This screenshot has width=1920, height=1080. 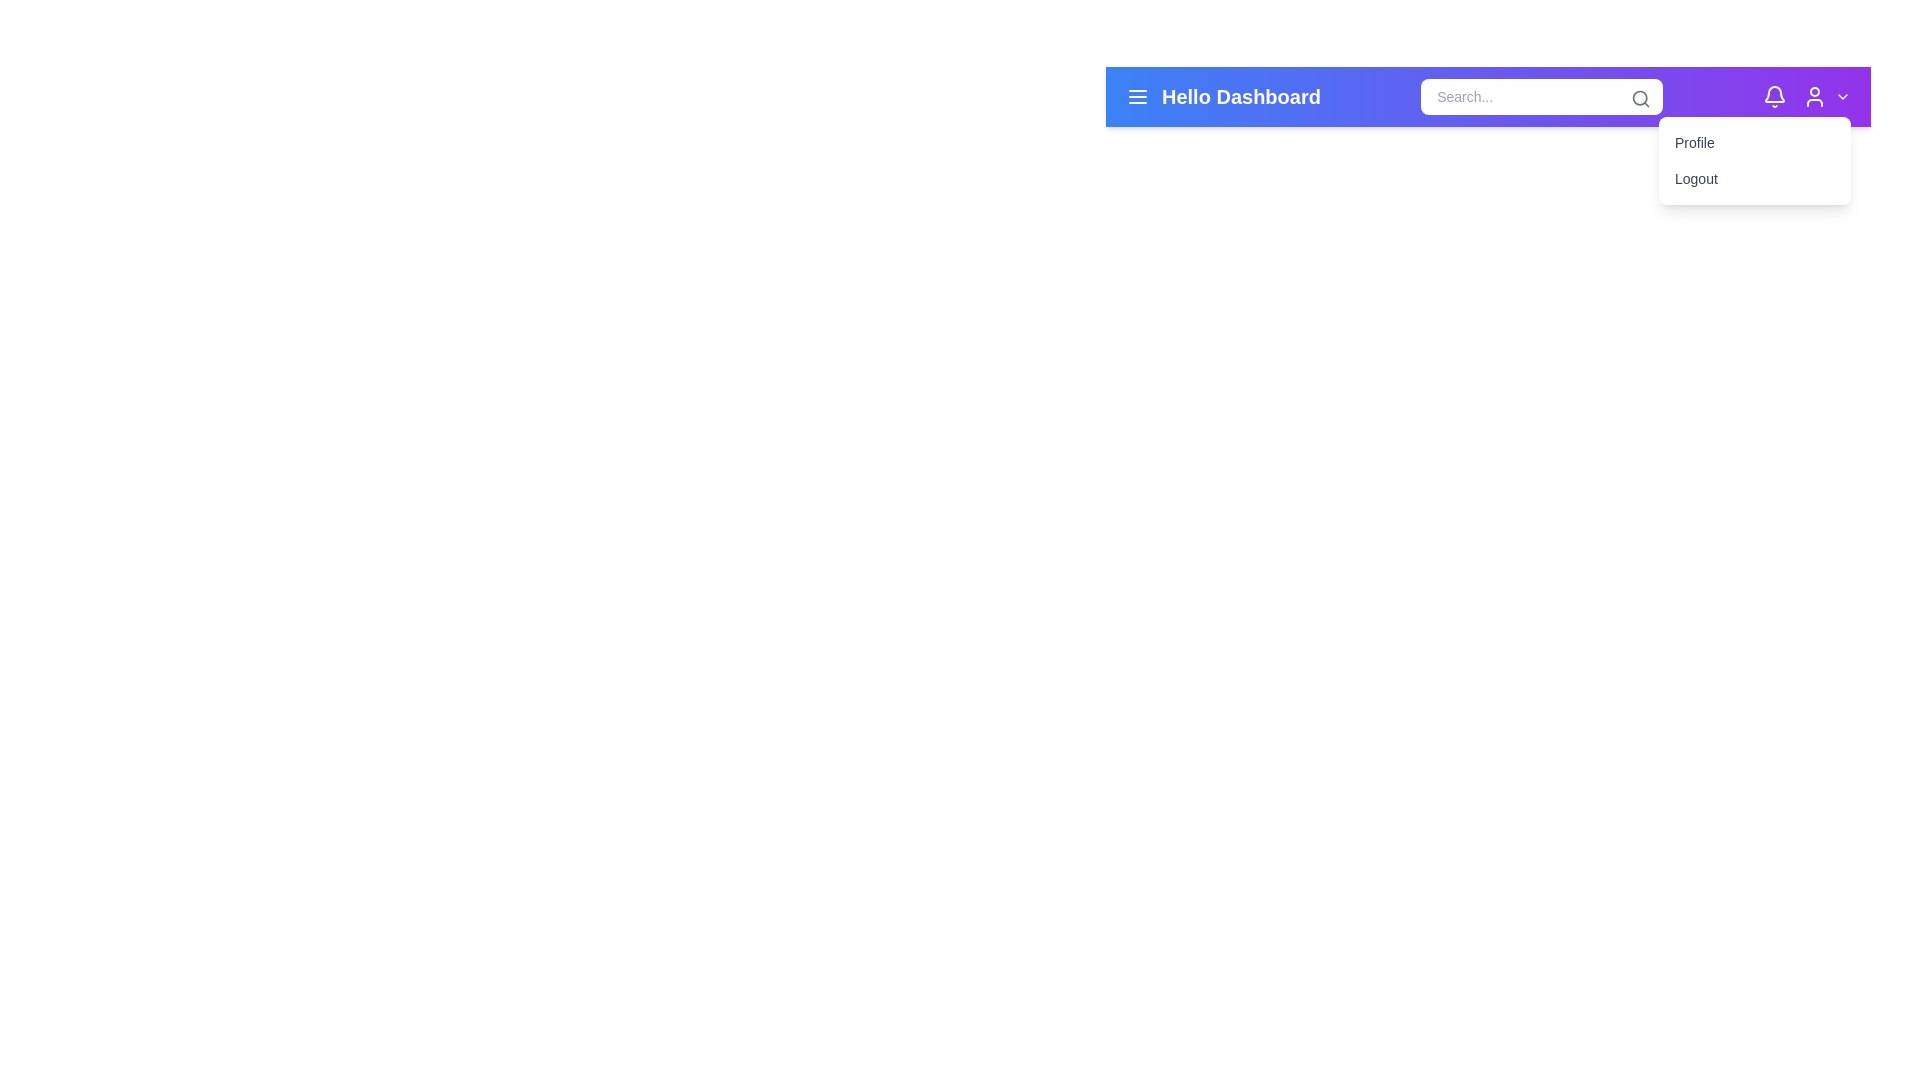 What do you see at coordinates (1240, 96) in the screenshot?
I see `the bold white text label reading 'Hello Dashboard' located in the header, positioned between the hamburger menu and the search bar` at bounding box center [1240, 96].